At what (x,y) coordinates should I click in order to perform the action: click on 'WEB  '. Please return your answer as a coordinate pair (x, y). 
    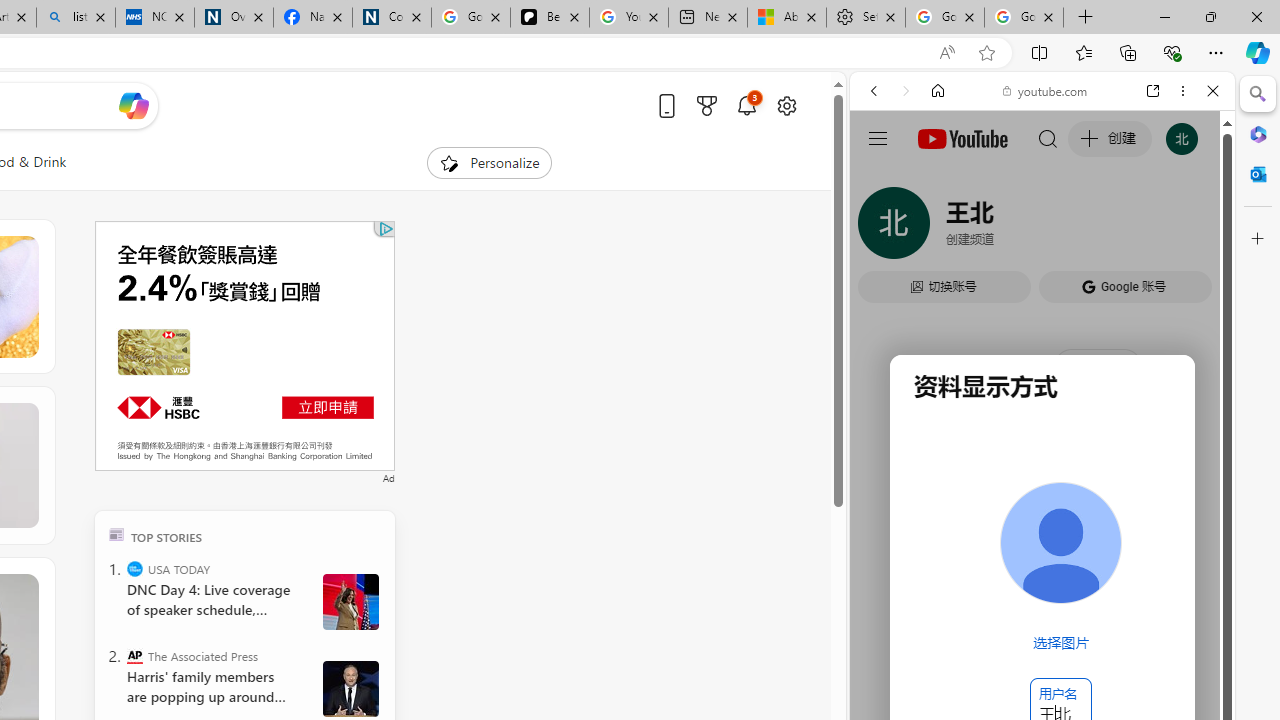
    Looking at the image, I should click on (881, 227).